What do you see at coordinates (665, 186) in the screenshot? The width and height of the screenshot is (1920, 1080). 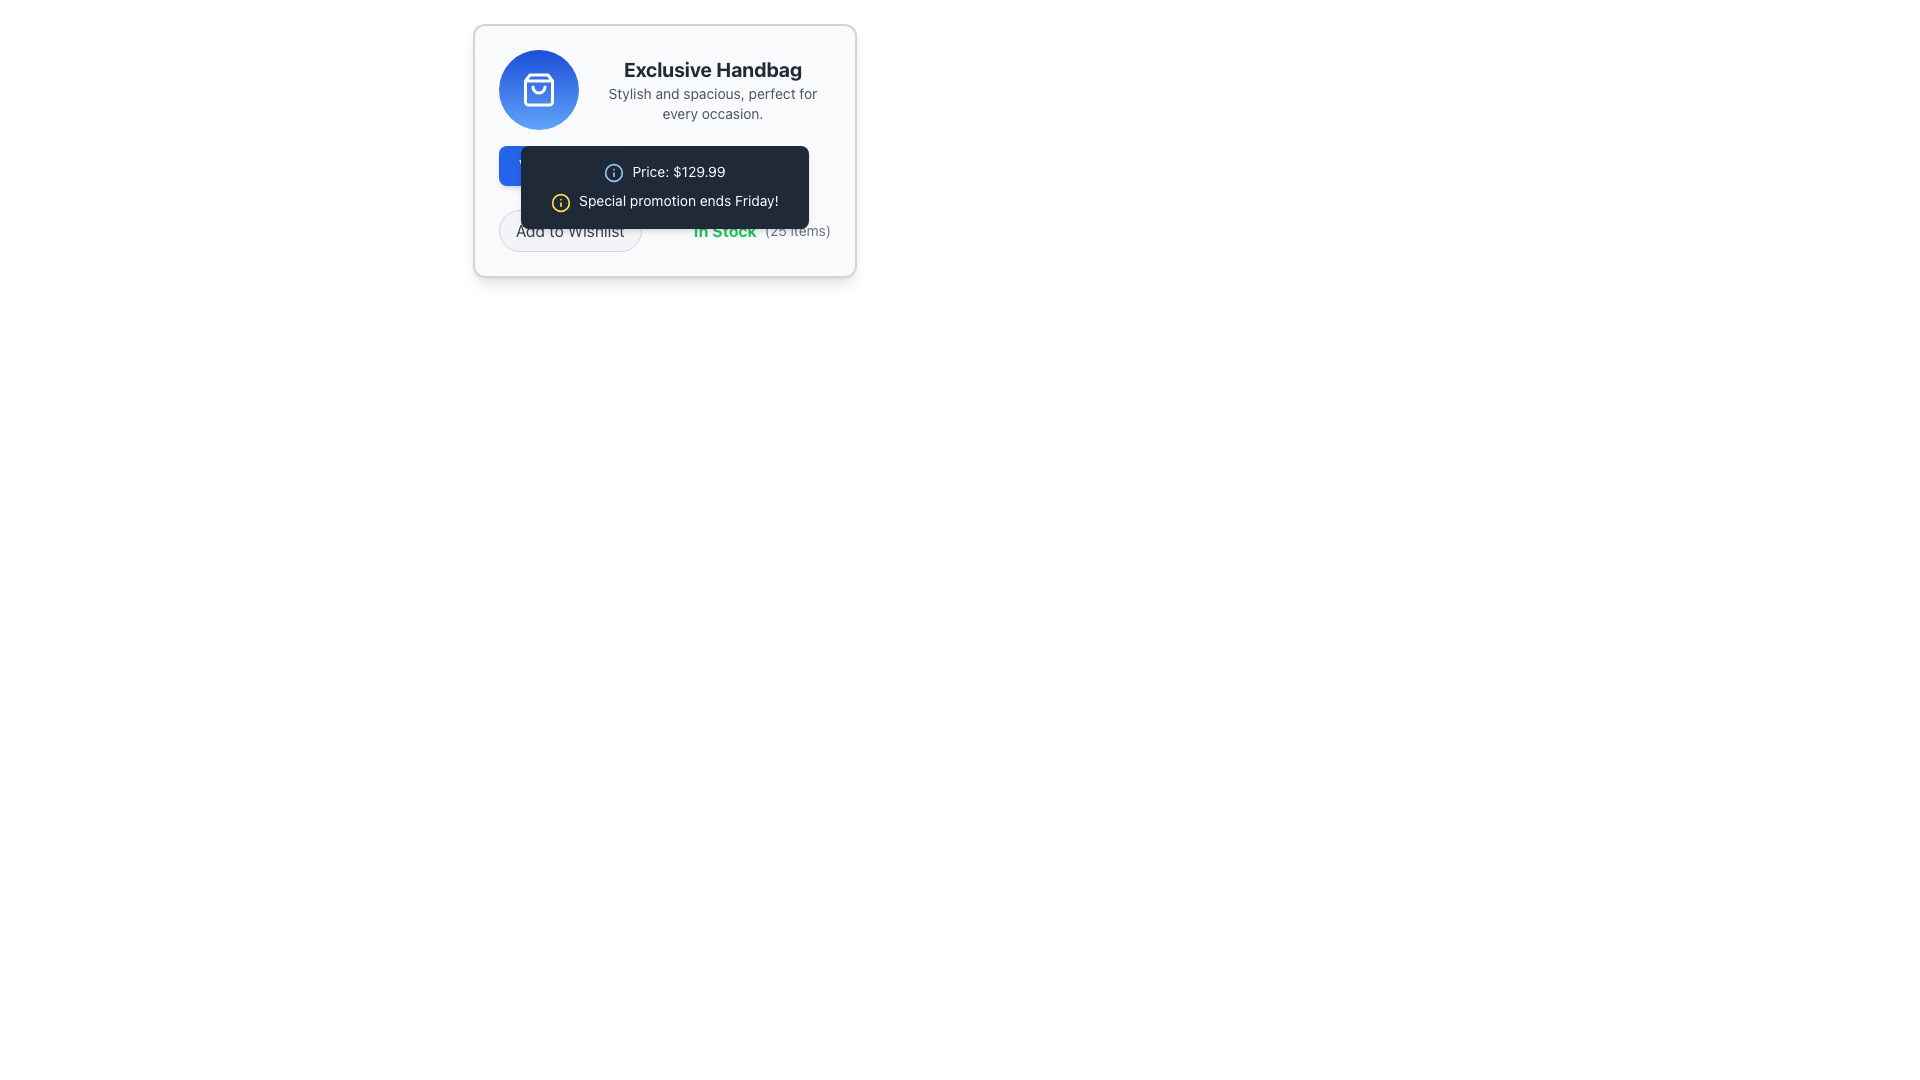 I see `information displayed on the Notification banner, which shows the price and promotion details` at bounding box center [665, 186].